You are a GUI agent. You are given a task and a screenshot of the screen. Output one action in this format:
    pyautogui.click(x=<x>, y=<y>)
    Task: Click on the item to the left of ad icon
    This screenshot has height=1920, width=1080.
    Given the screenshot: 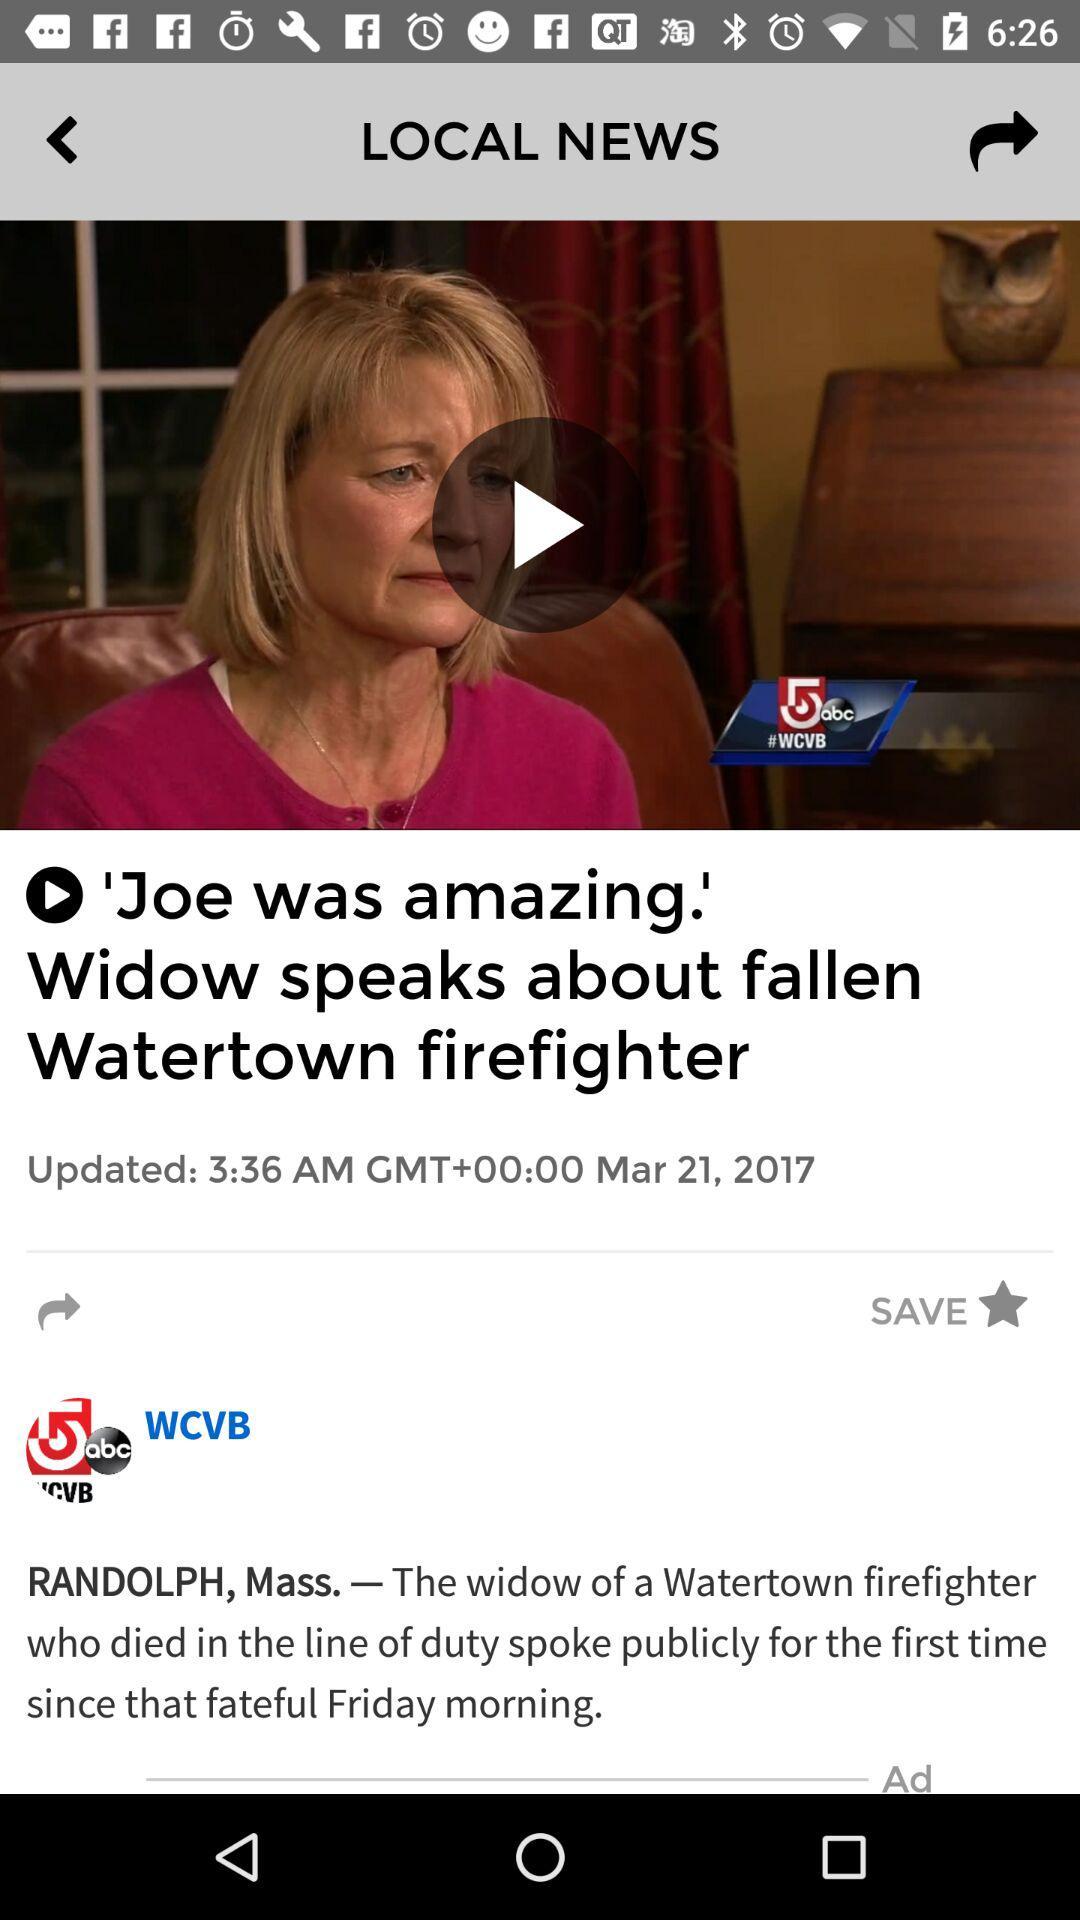 What is the action you would take?
    pyautogui.click(x=506, y=1779)
    